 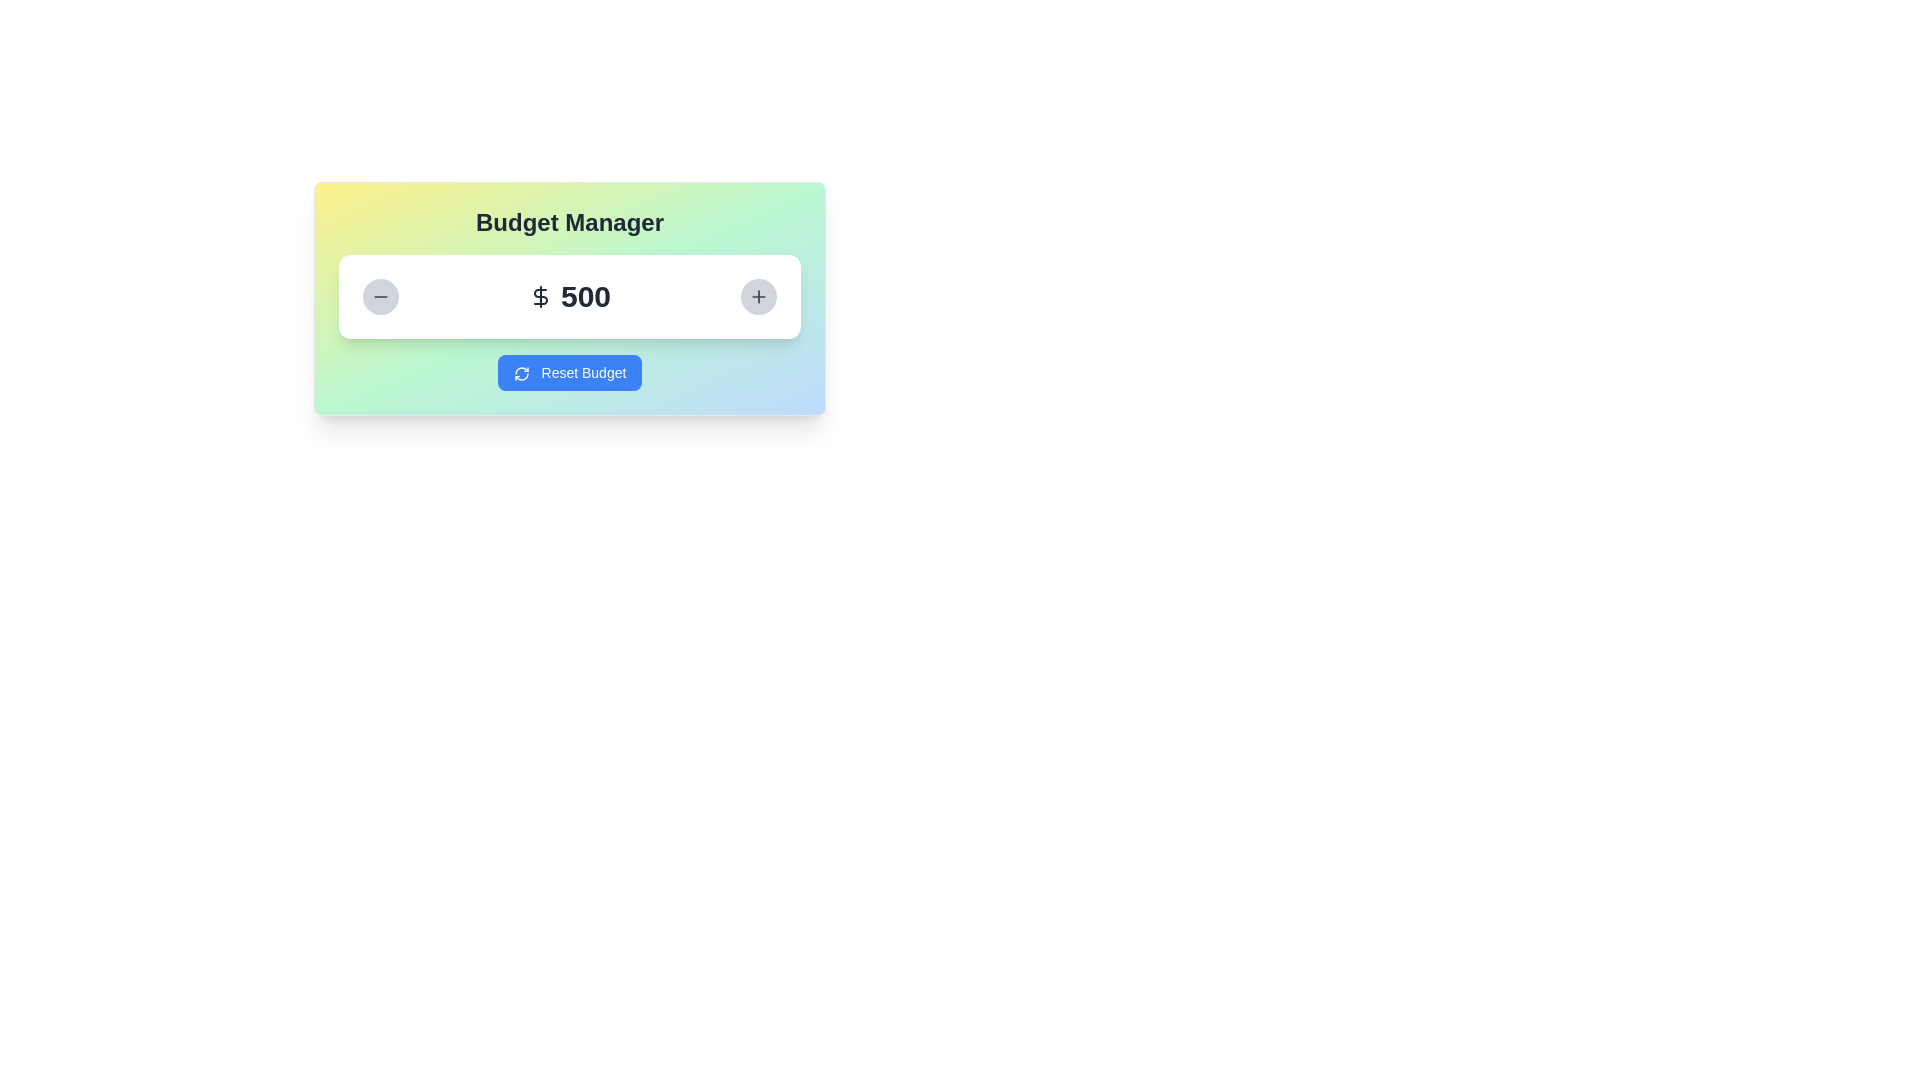 What do you see at coordinates (569, 223) in the screenshot?
I see `the heading text element that serves as the title for the 'Budget Manager' UI section, which is centrally aligned and positioned above other elements` at bounding box center [569, 223].